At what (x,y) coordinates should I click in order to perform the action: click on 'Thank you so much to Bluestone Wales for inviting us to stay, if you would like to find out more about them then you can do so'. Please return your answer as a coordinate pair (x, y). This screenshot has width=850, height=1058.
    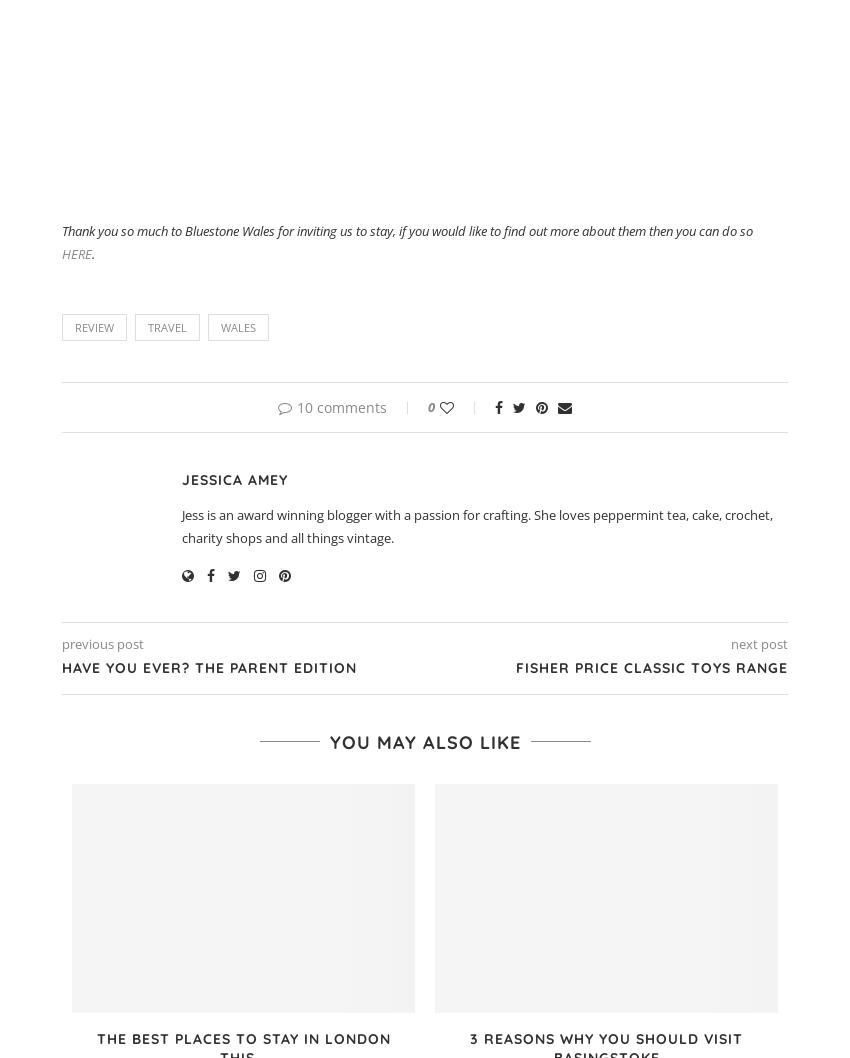
    Looking at the image, I should click on (407, 230).